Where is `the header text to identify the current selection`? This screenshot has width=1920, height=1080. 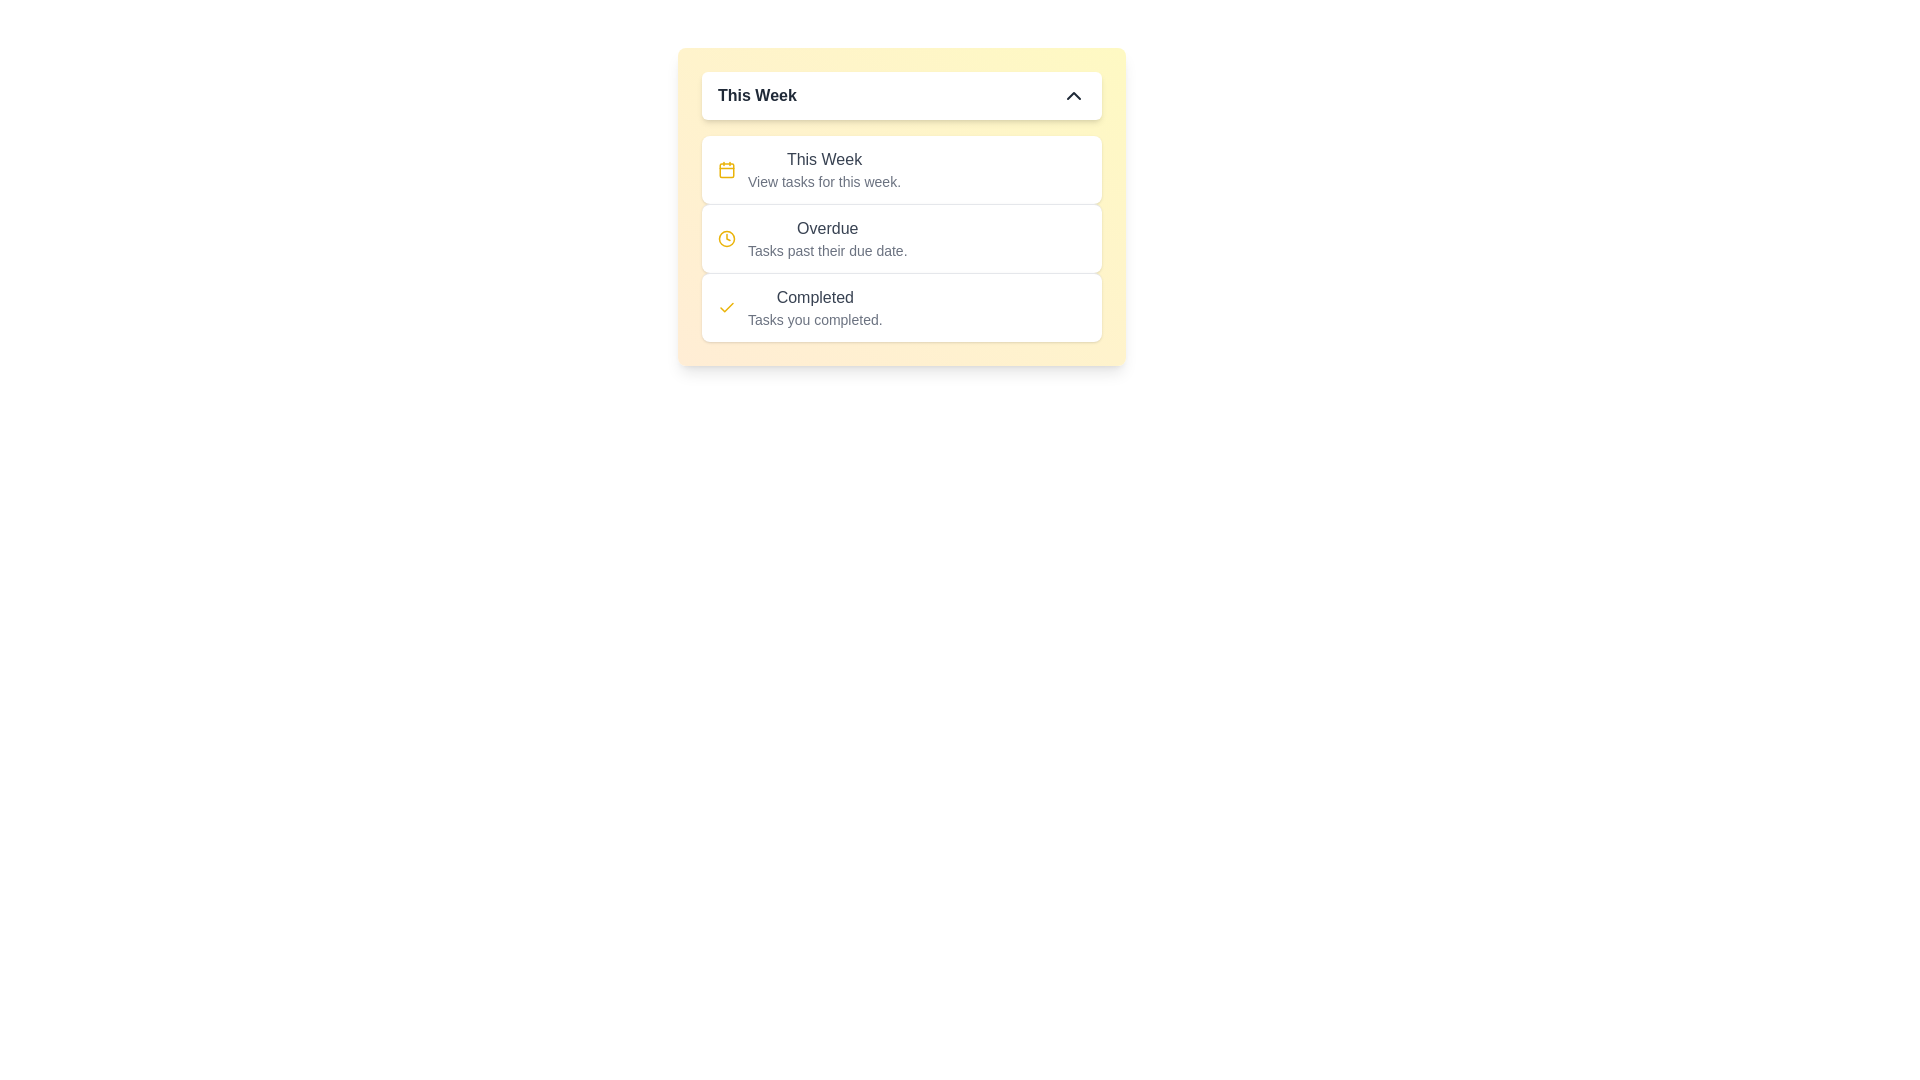
the header text to identify the current selection is located at coordinates (901, 96).